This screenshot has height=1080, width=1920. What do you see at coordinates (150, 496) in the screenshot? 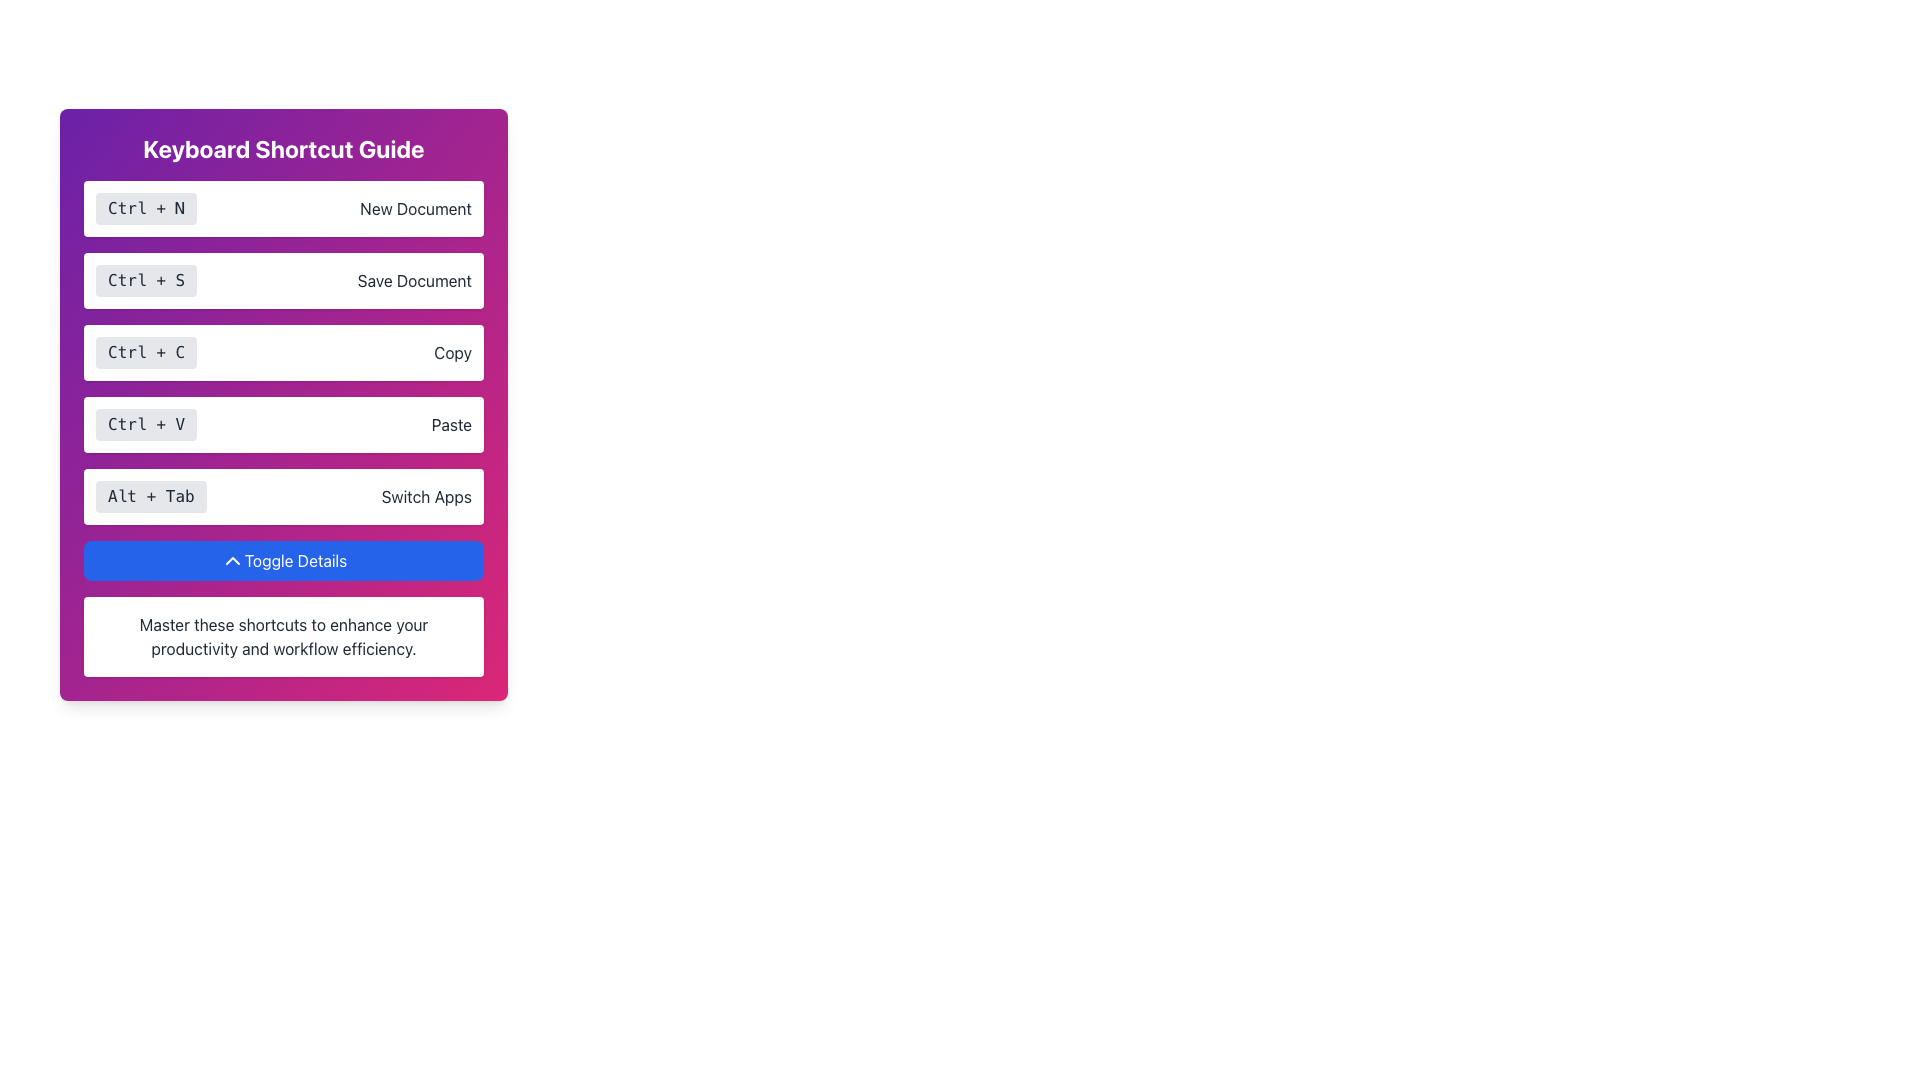
I see `the Text Label displaying 'Alt + Tab', which is a gray button-like structure with rounded corners, positioned centrally in a list of keyboard shortcuts` at bounding box center [150, 496].